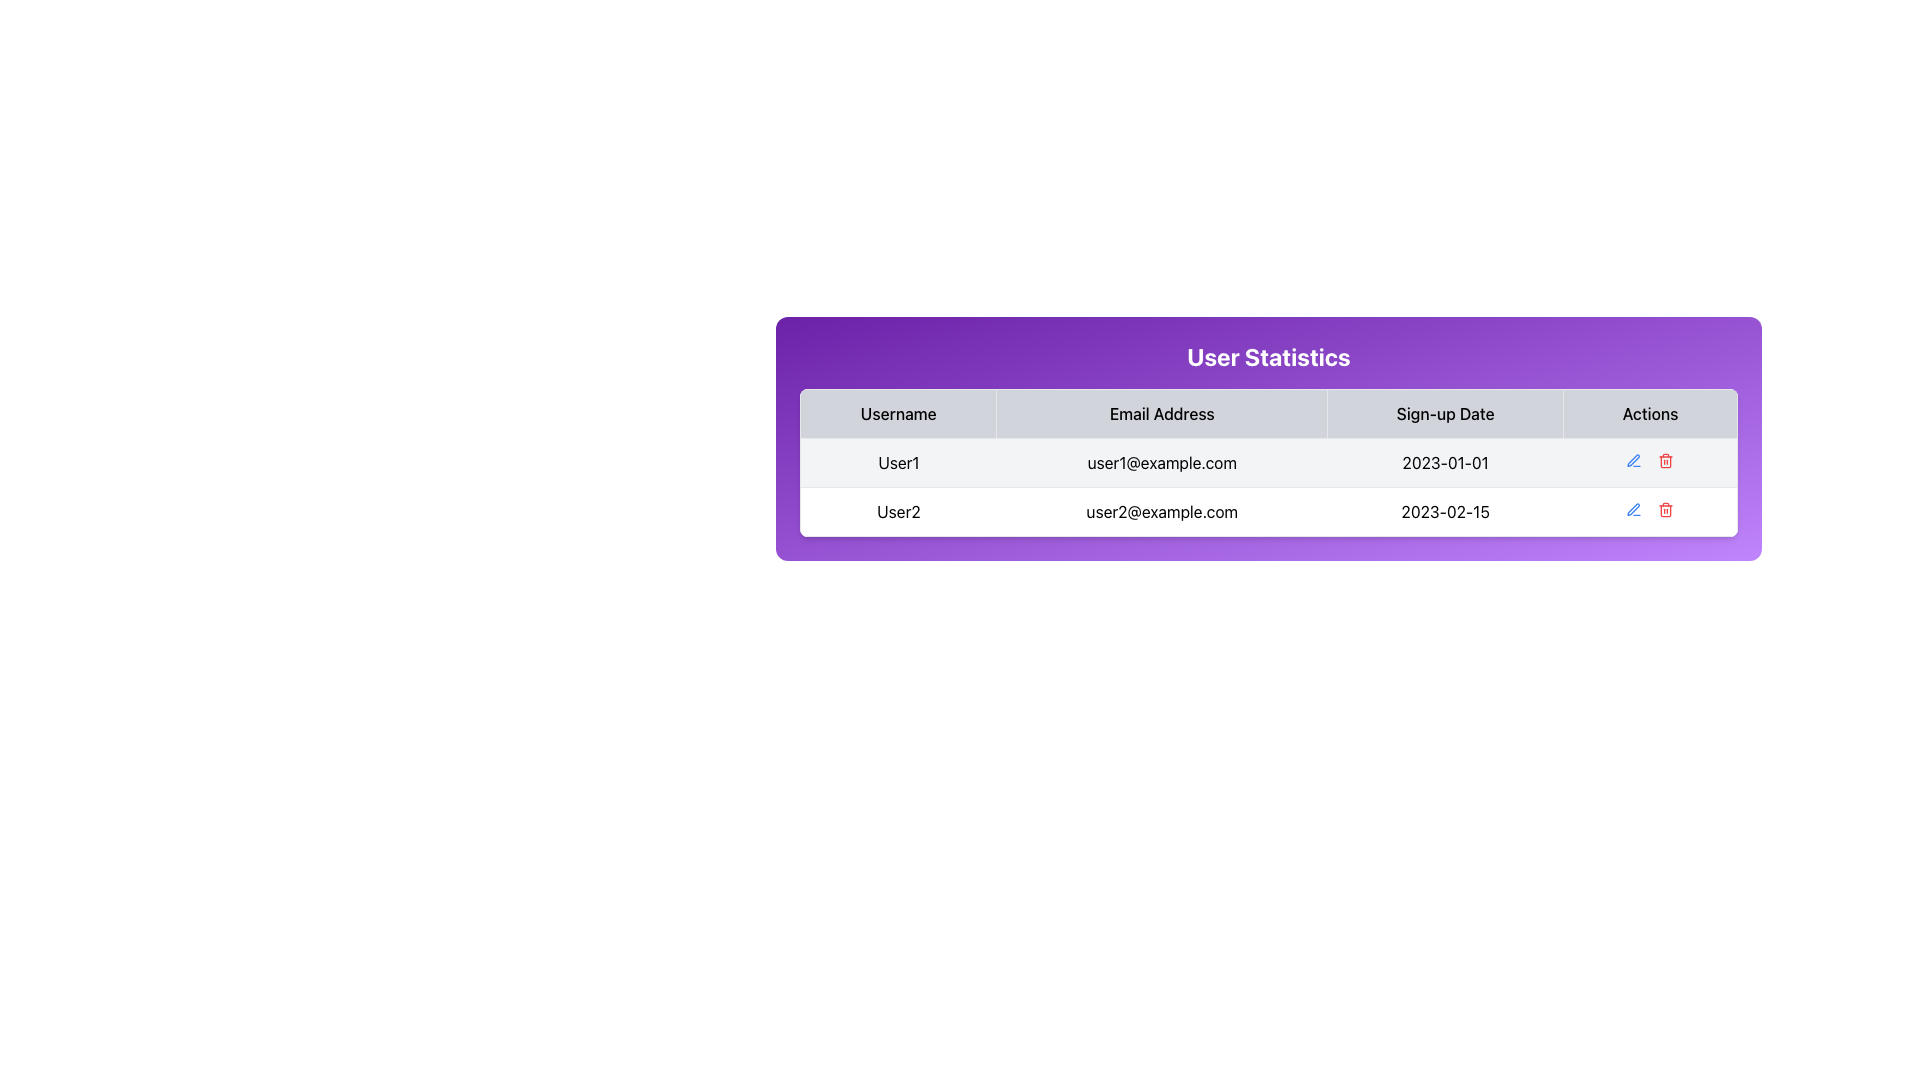  What do you see at coordinates (1445, 462) in the screenshot?
I see `the text label displaying the date '2023-01-01' in the 'Sign-up Date' column for user 'User1' in the data table` at bounding box center [1445, 462].